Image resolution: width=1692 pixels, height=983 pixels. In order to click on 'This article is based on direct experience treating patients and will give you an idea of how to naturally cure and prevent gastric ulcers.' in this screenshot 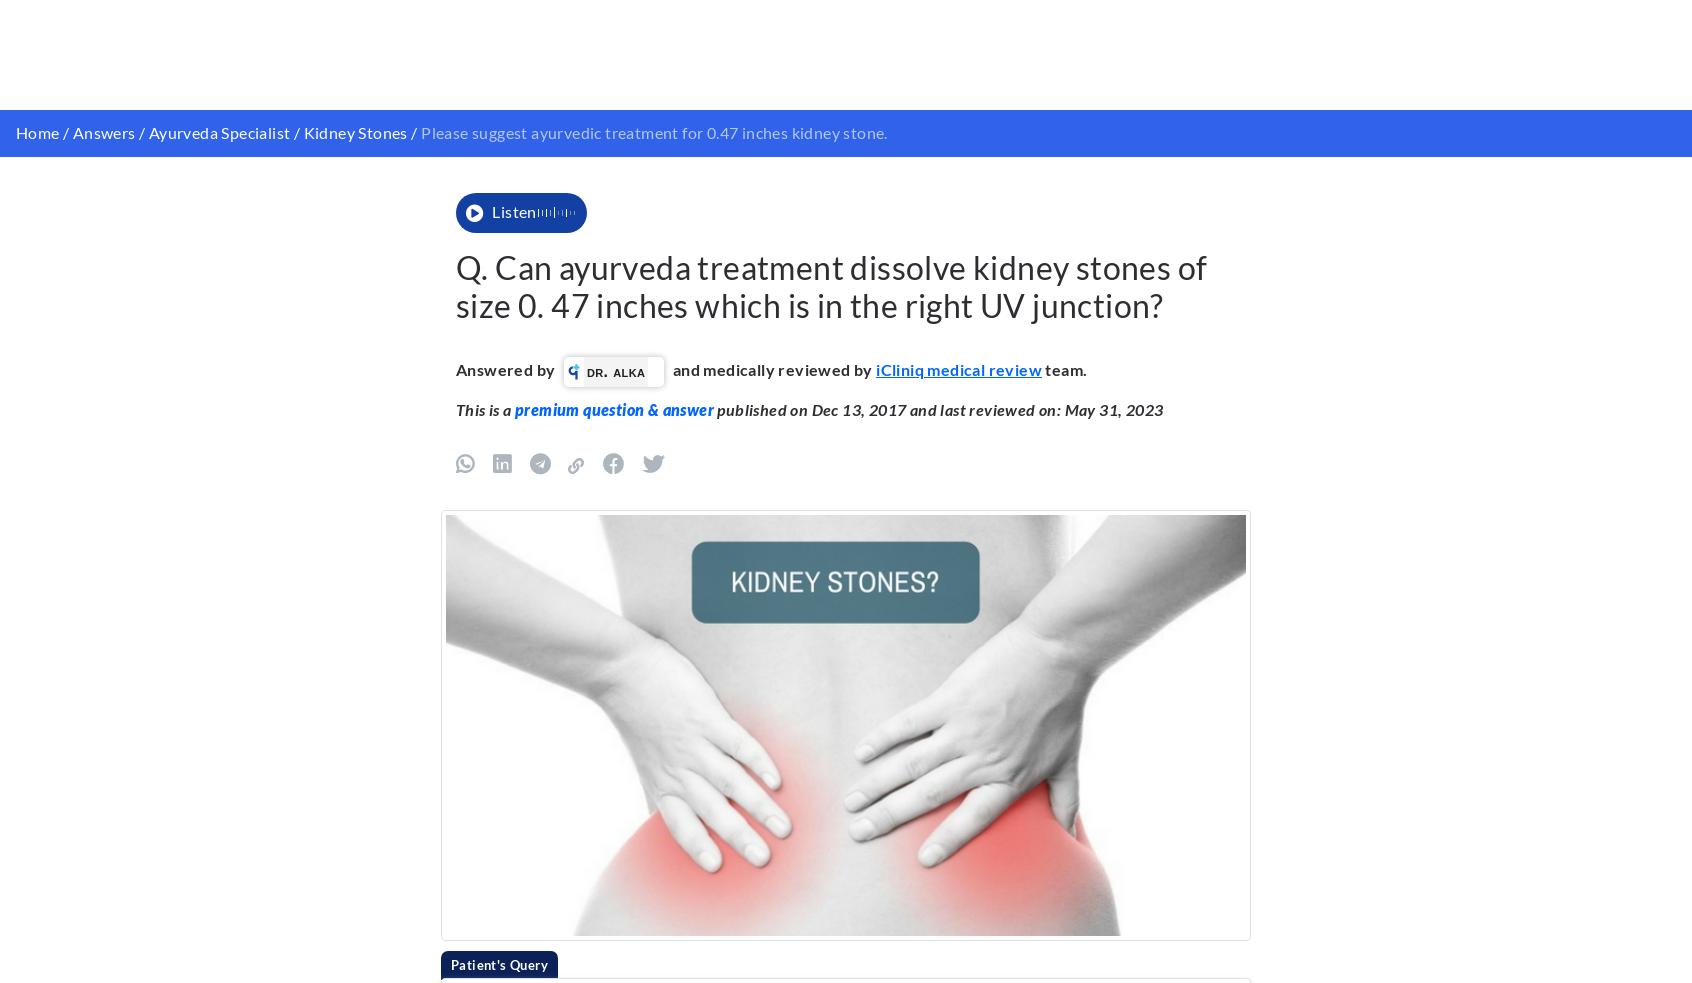, I will do `click(829, 318)`.